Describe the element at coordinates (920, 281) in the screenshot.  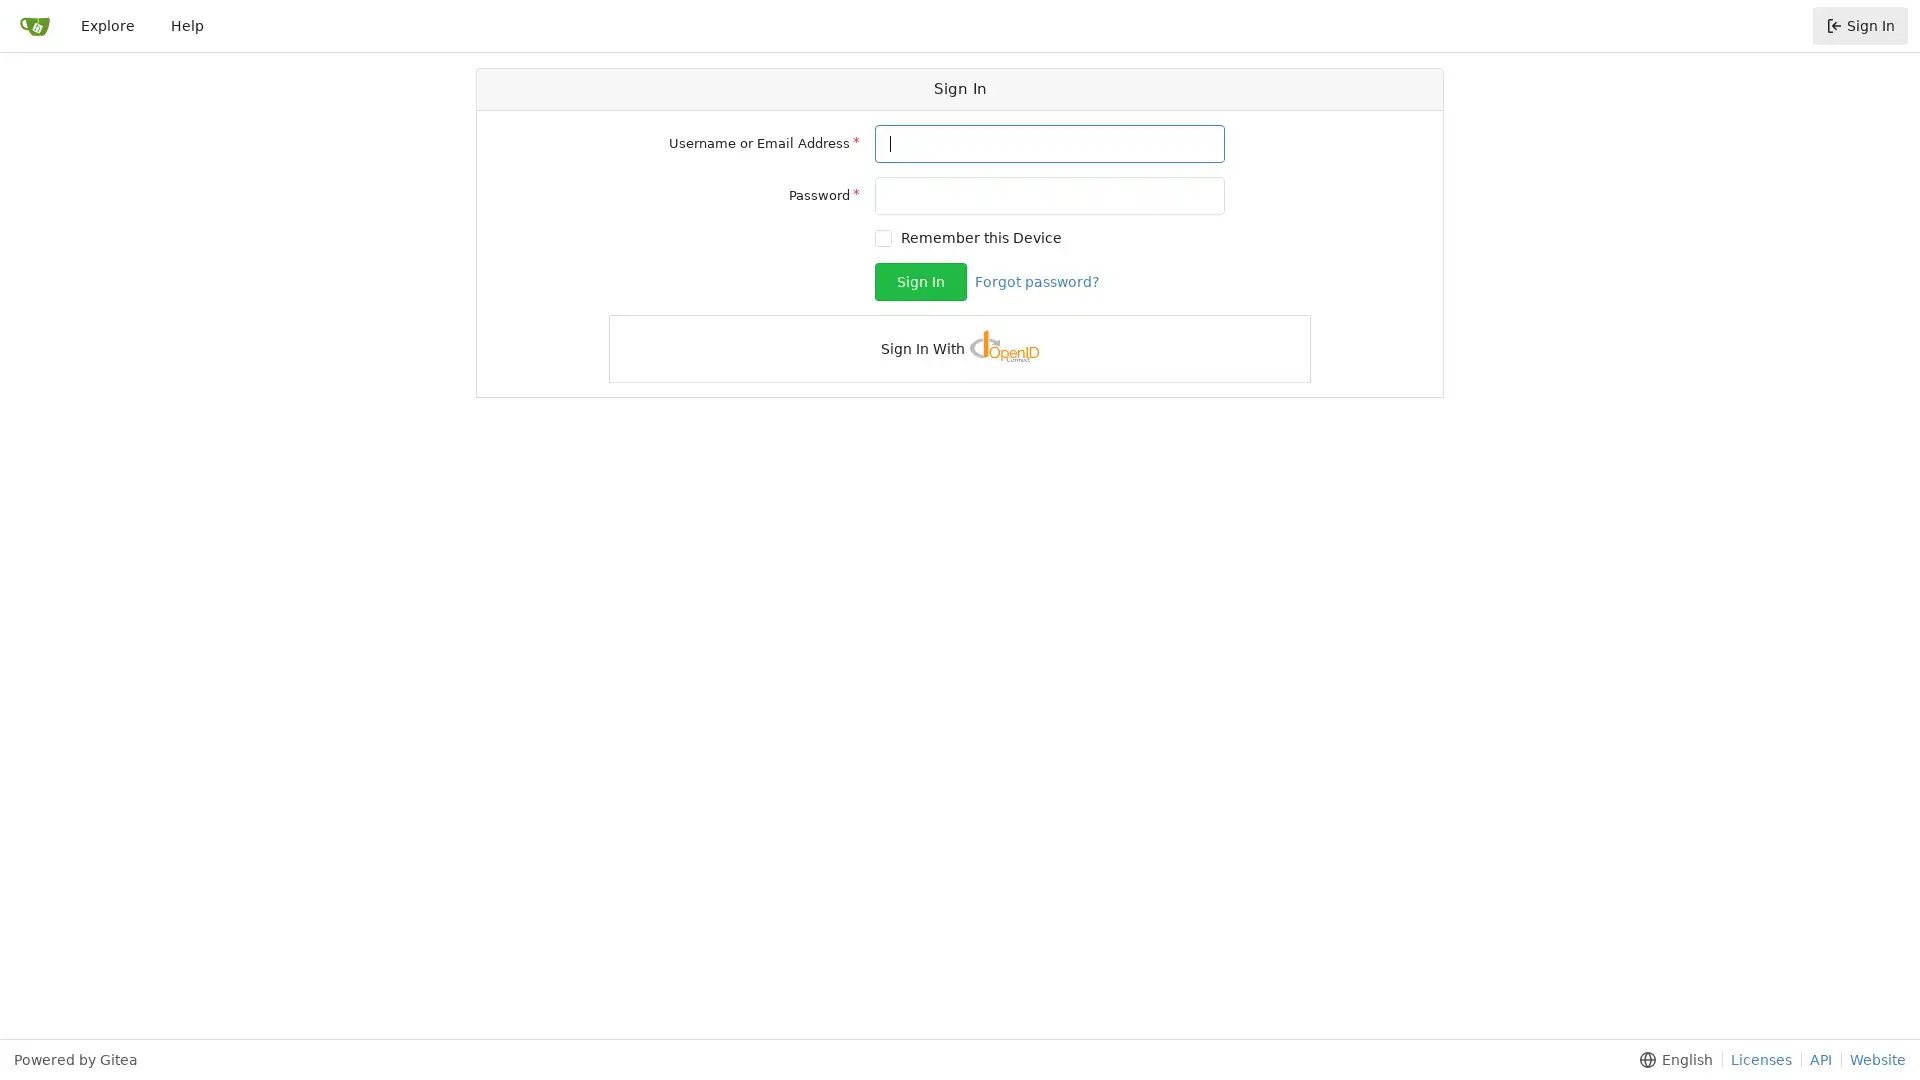
I see `Sign In` at that location.